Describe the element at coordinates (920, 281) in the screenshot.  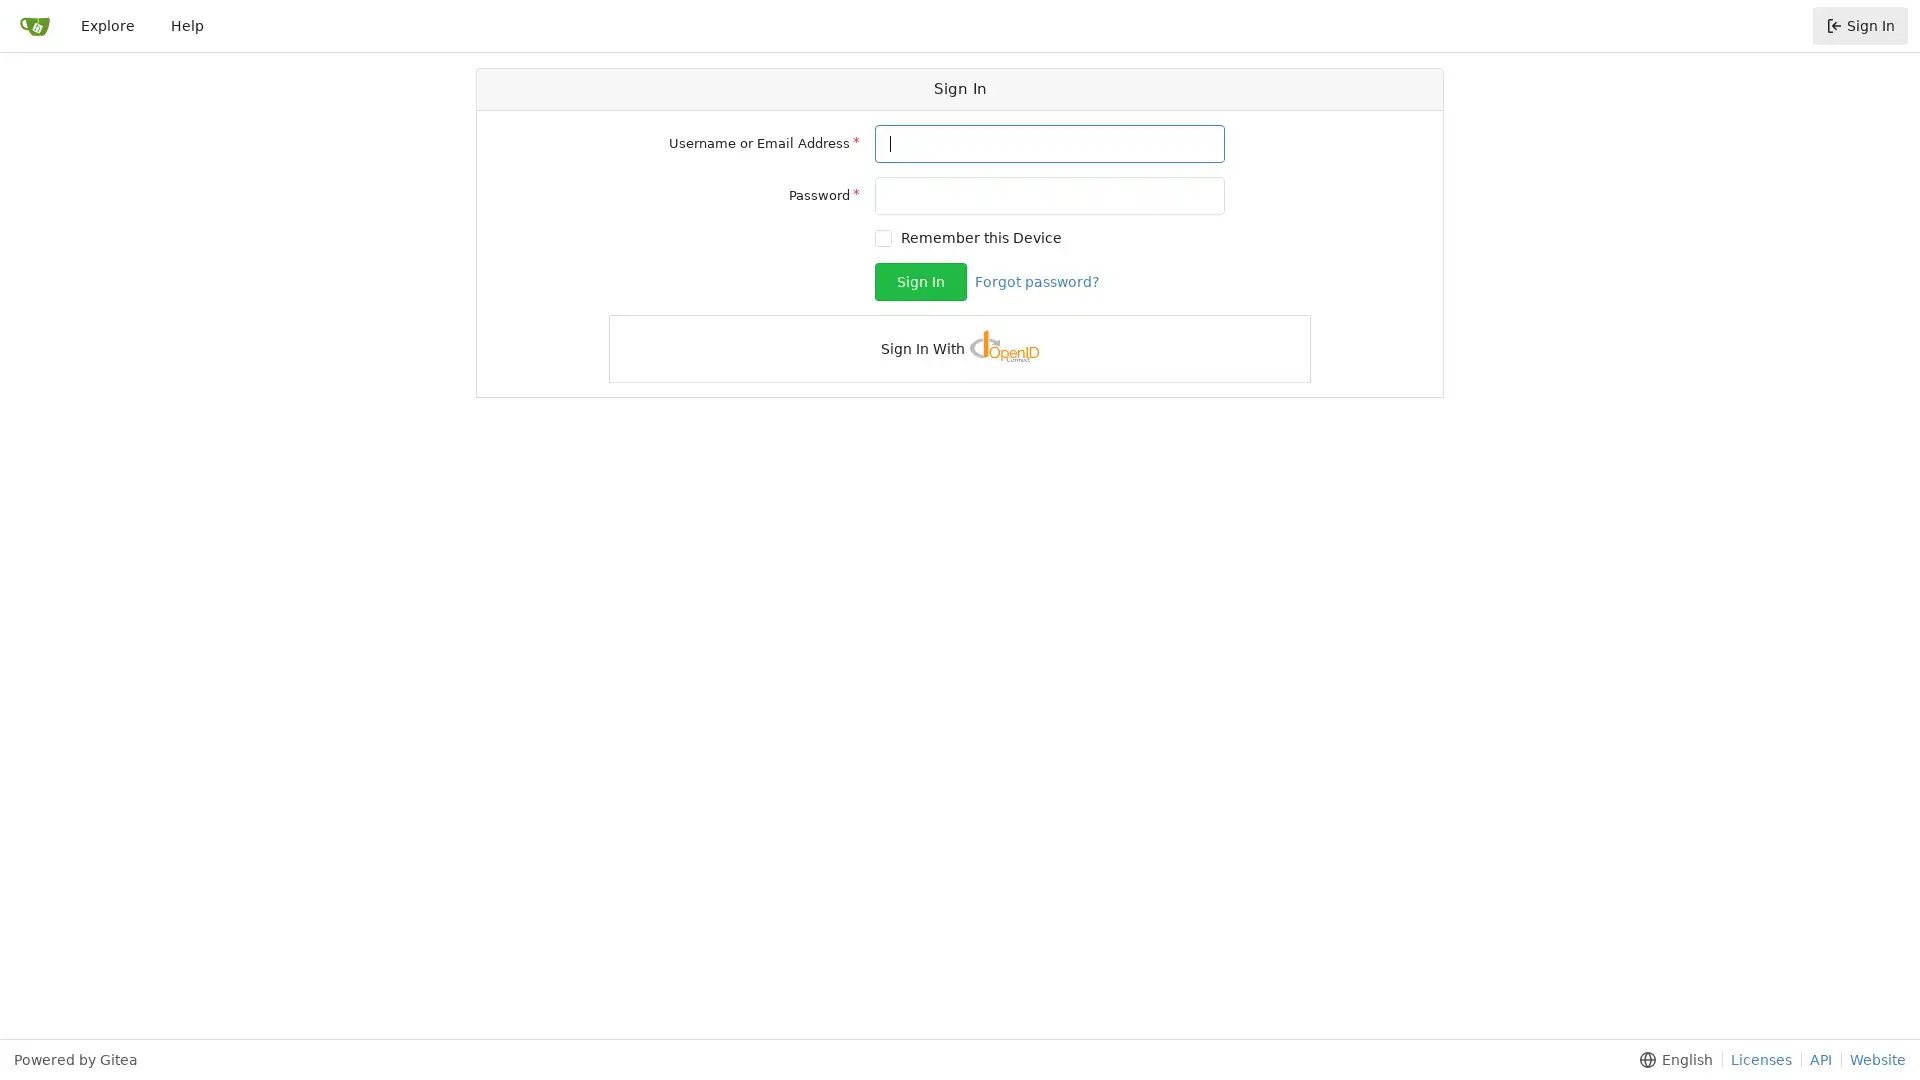
I see `Sign In` at that location.